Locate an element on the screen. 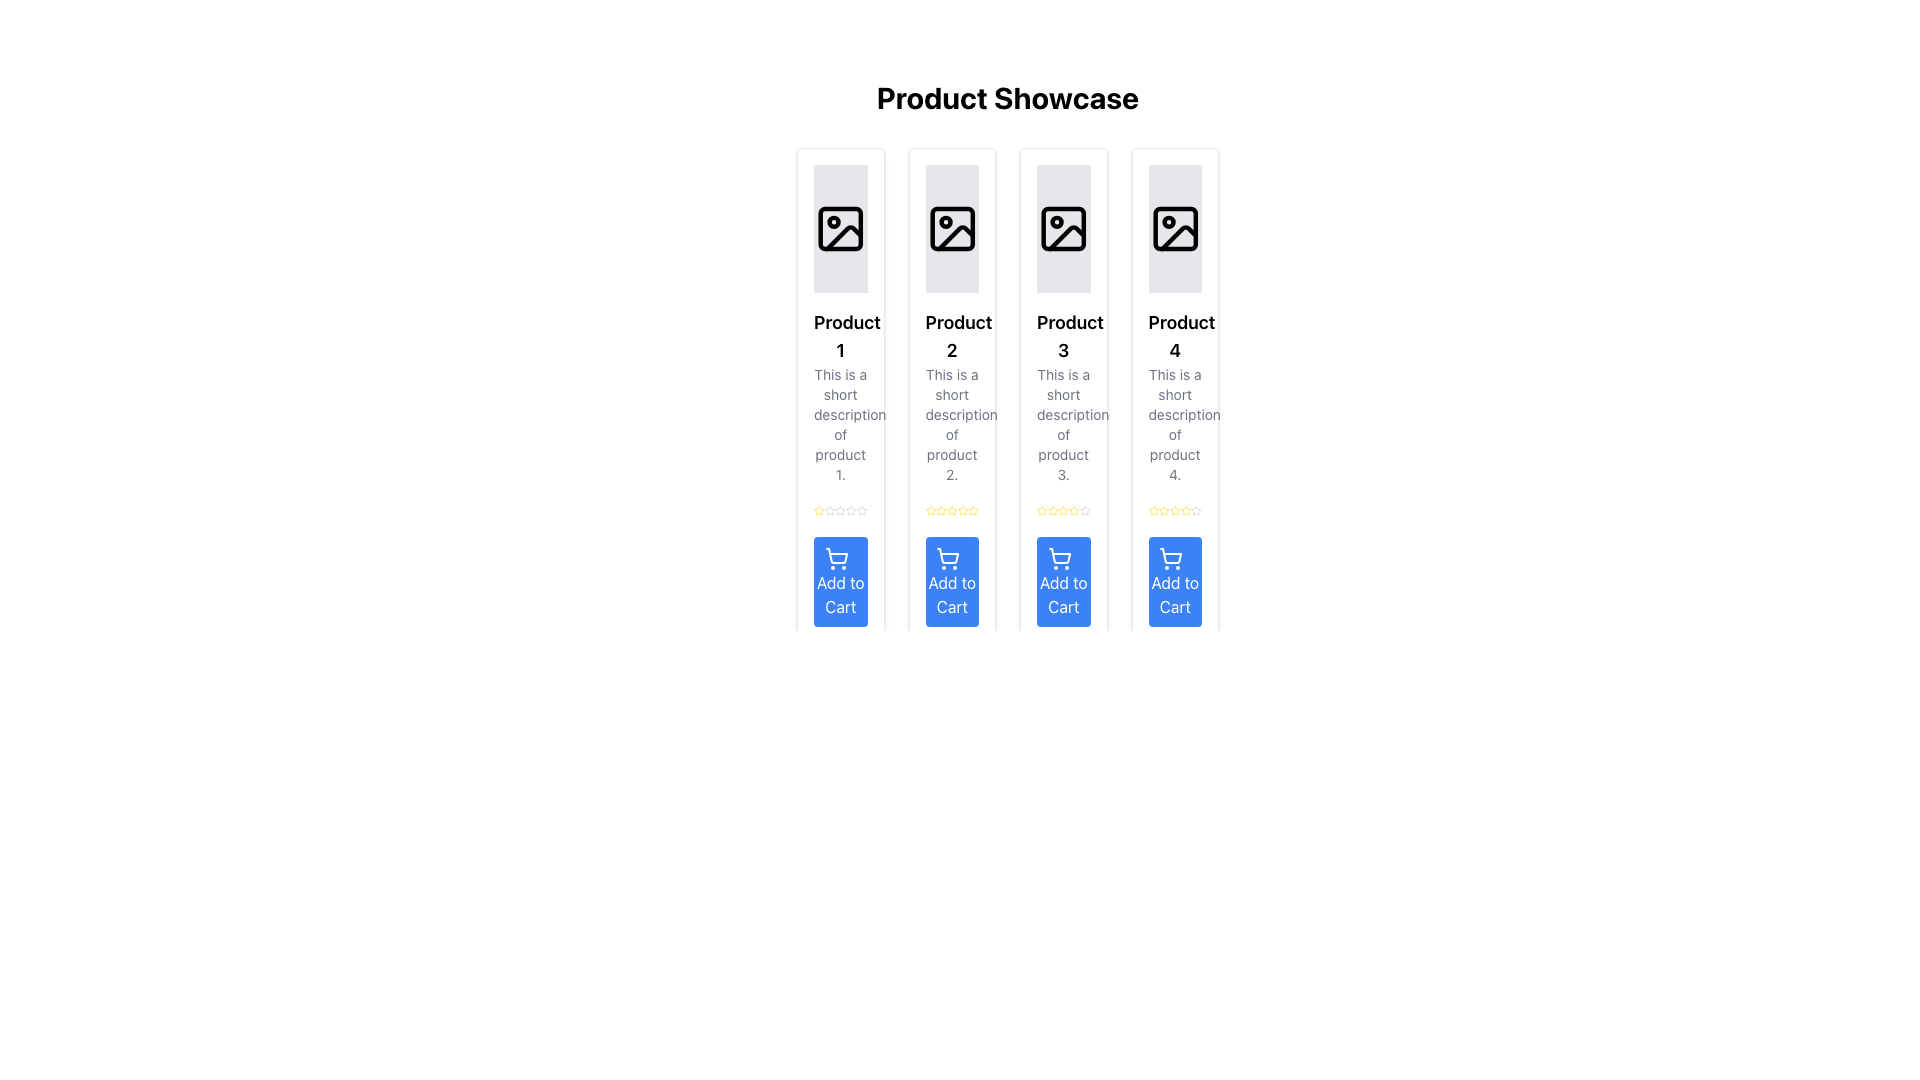 Image resolution: width=1920 pixels, height=1080 pixels. the center star icon in the rating group of five stars, where the first star is yellow and the rest are light gray, located within the 'Product 1' card is located at coordinates (840, 509).